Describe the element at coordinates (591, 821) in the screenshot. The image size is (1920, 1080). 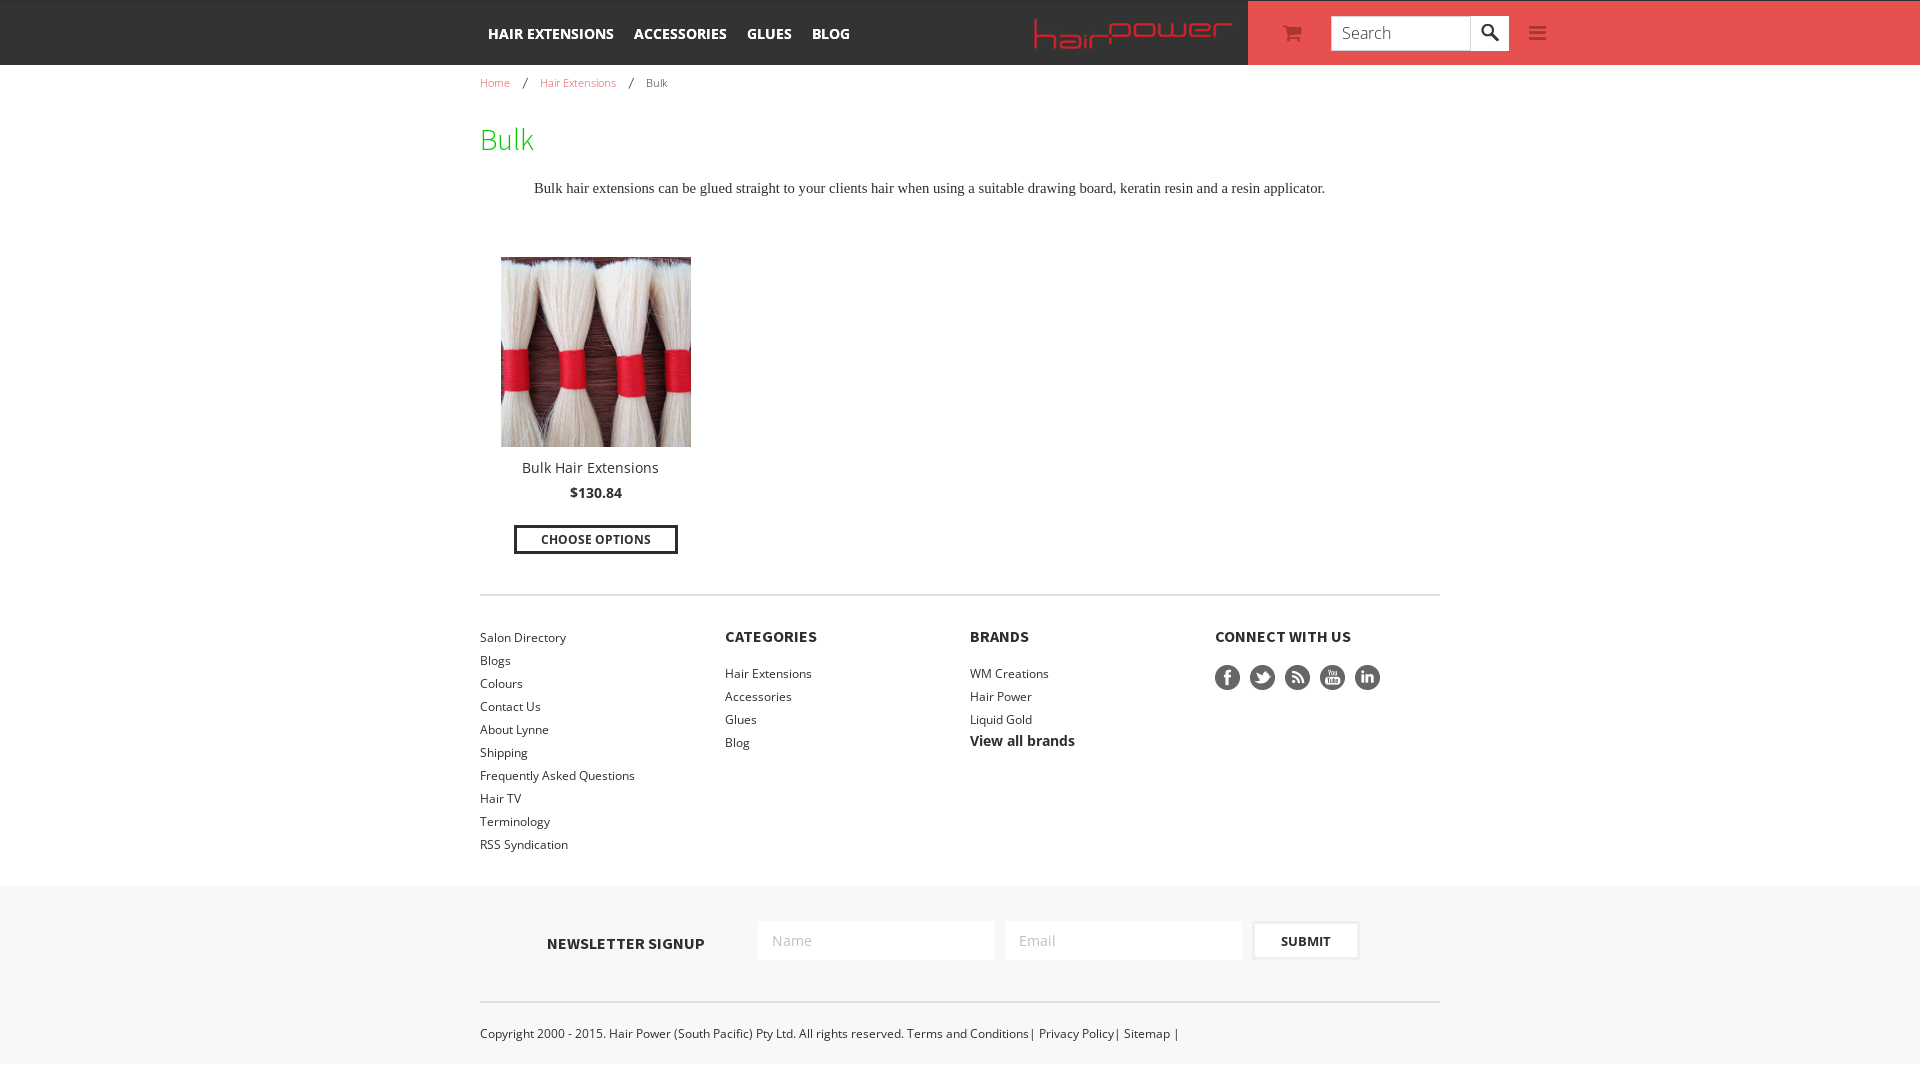
I see `'Terminology'` at that location.